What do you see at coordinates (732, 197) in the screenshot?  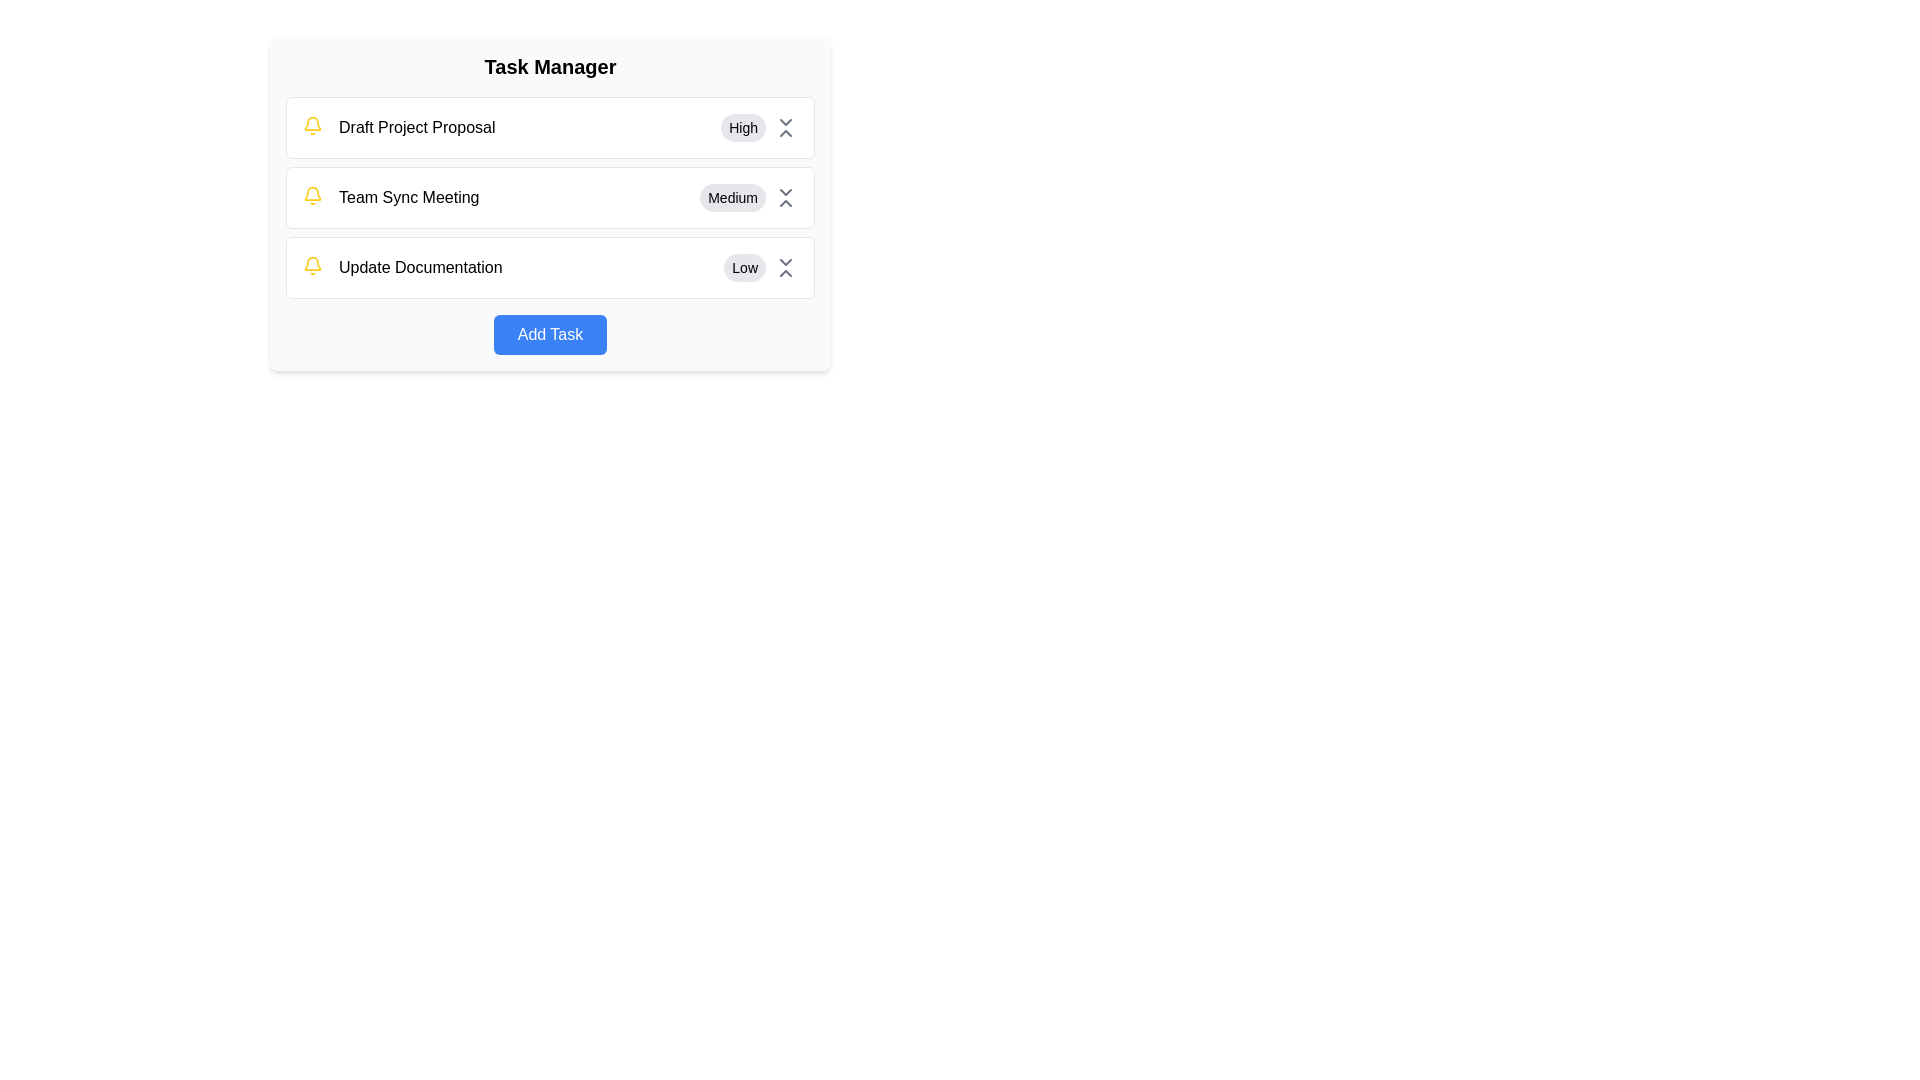 I see `the 'Medium' priority level label located in the center of the 'Team Sync Meeting' task row, positioned to the left of the dropdown button` at bounding box center [732, 197].